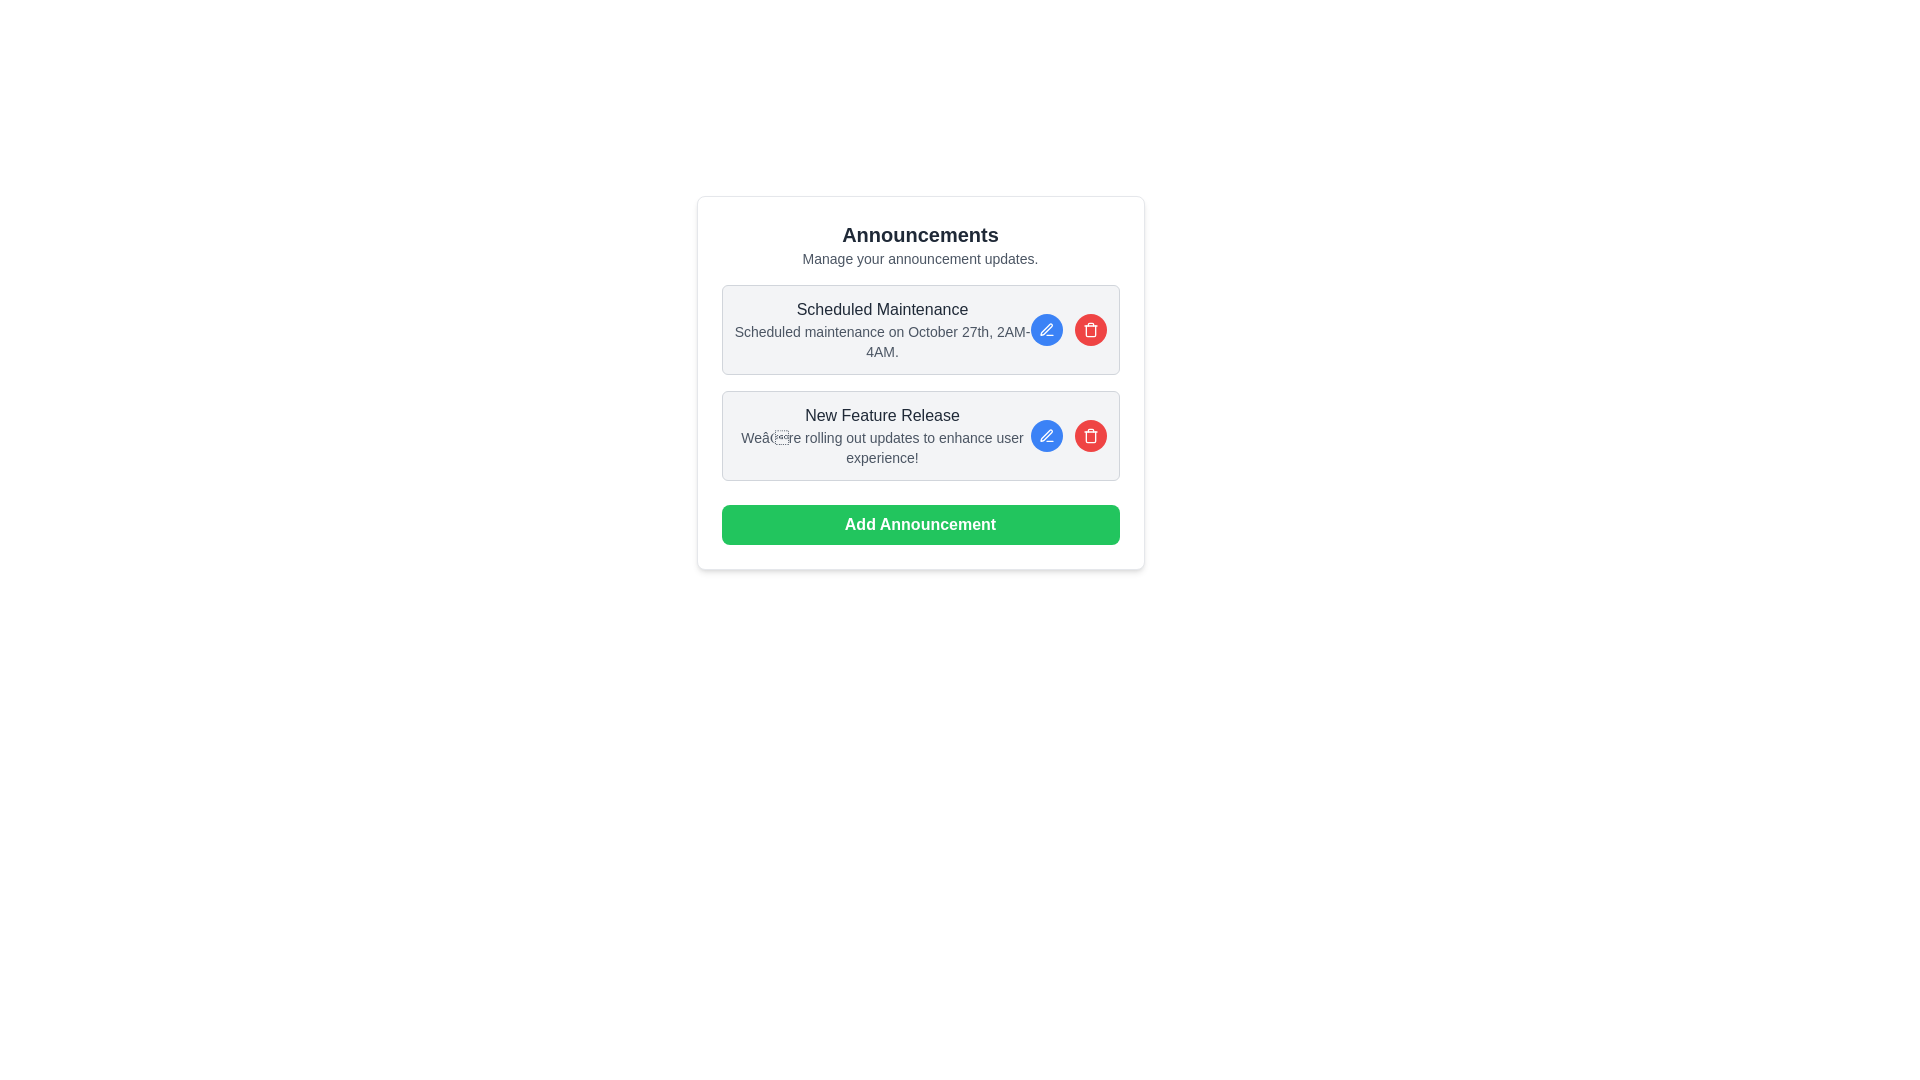  I want to click on the text element that provides additional descriptive information about the announcement titled 'New Feature Release', which is positioned beneath the title and centrally aligned within the announcement box, so click(881, 446).